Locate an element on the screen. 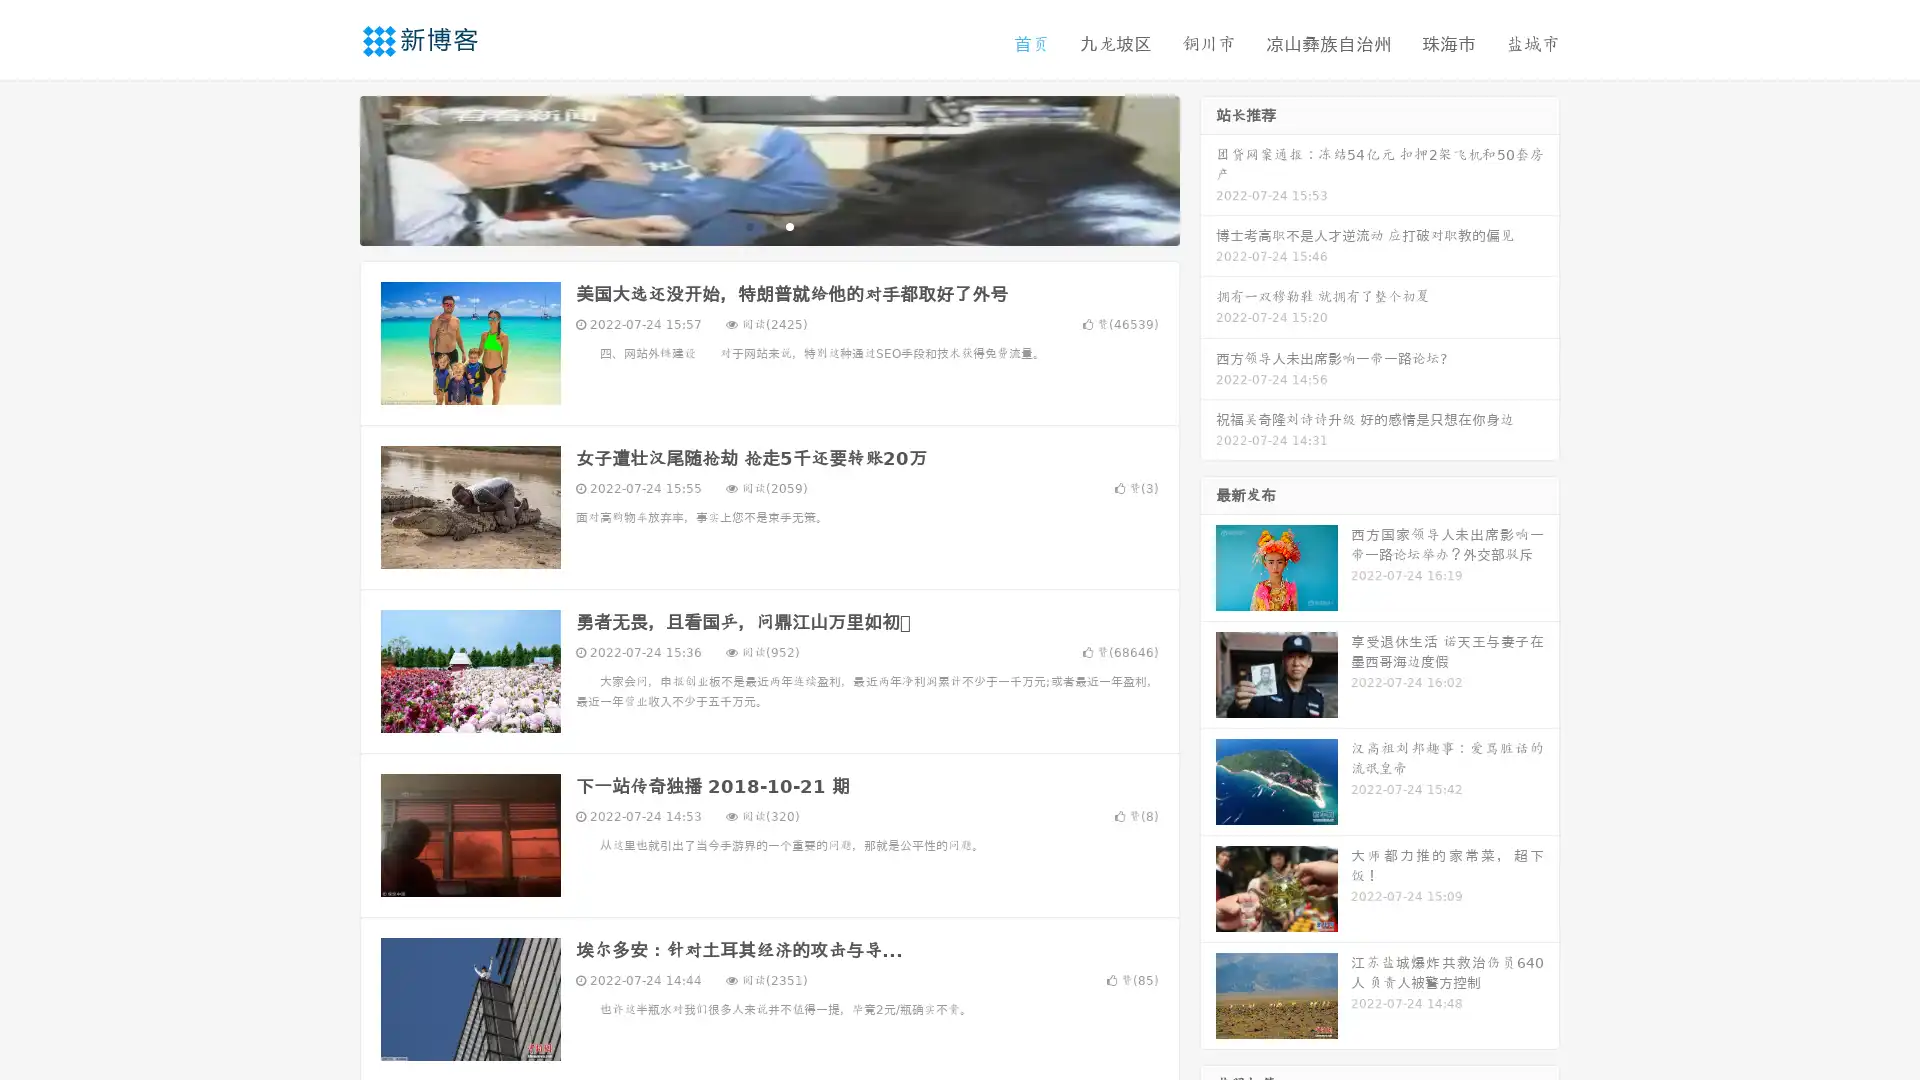 The height and width of the screenshot is (1080, 1920). Go to slide 2 is located at coordinates (768, 225).